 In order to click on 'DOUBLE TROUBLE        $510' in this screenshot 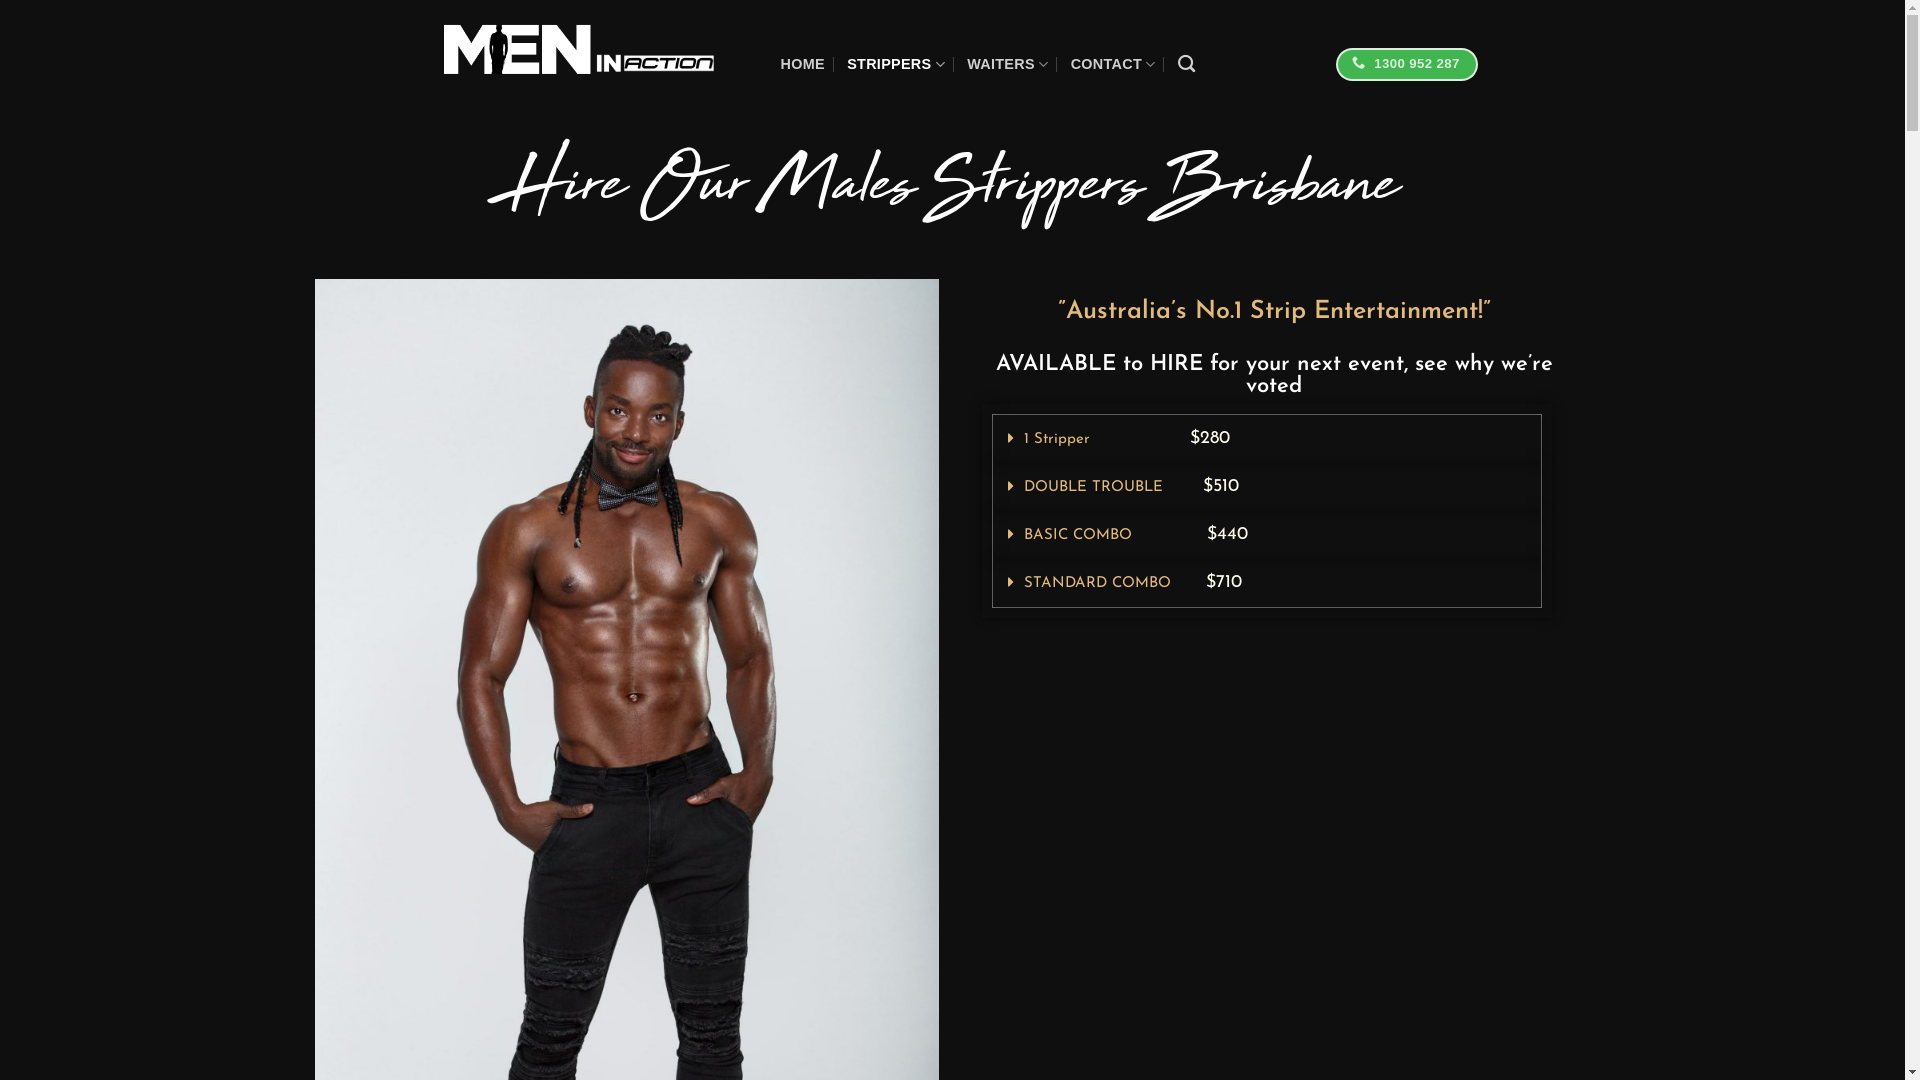, I will do `click(1131, 487)`.